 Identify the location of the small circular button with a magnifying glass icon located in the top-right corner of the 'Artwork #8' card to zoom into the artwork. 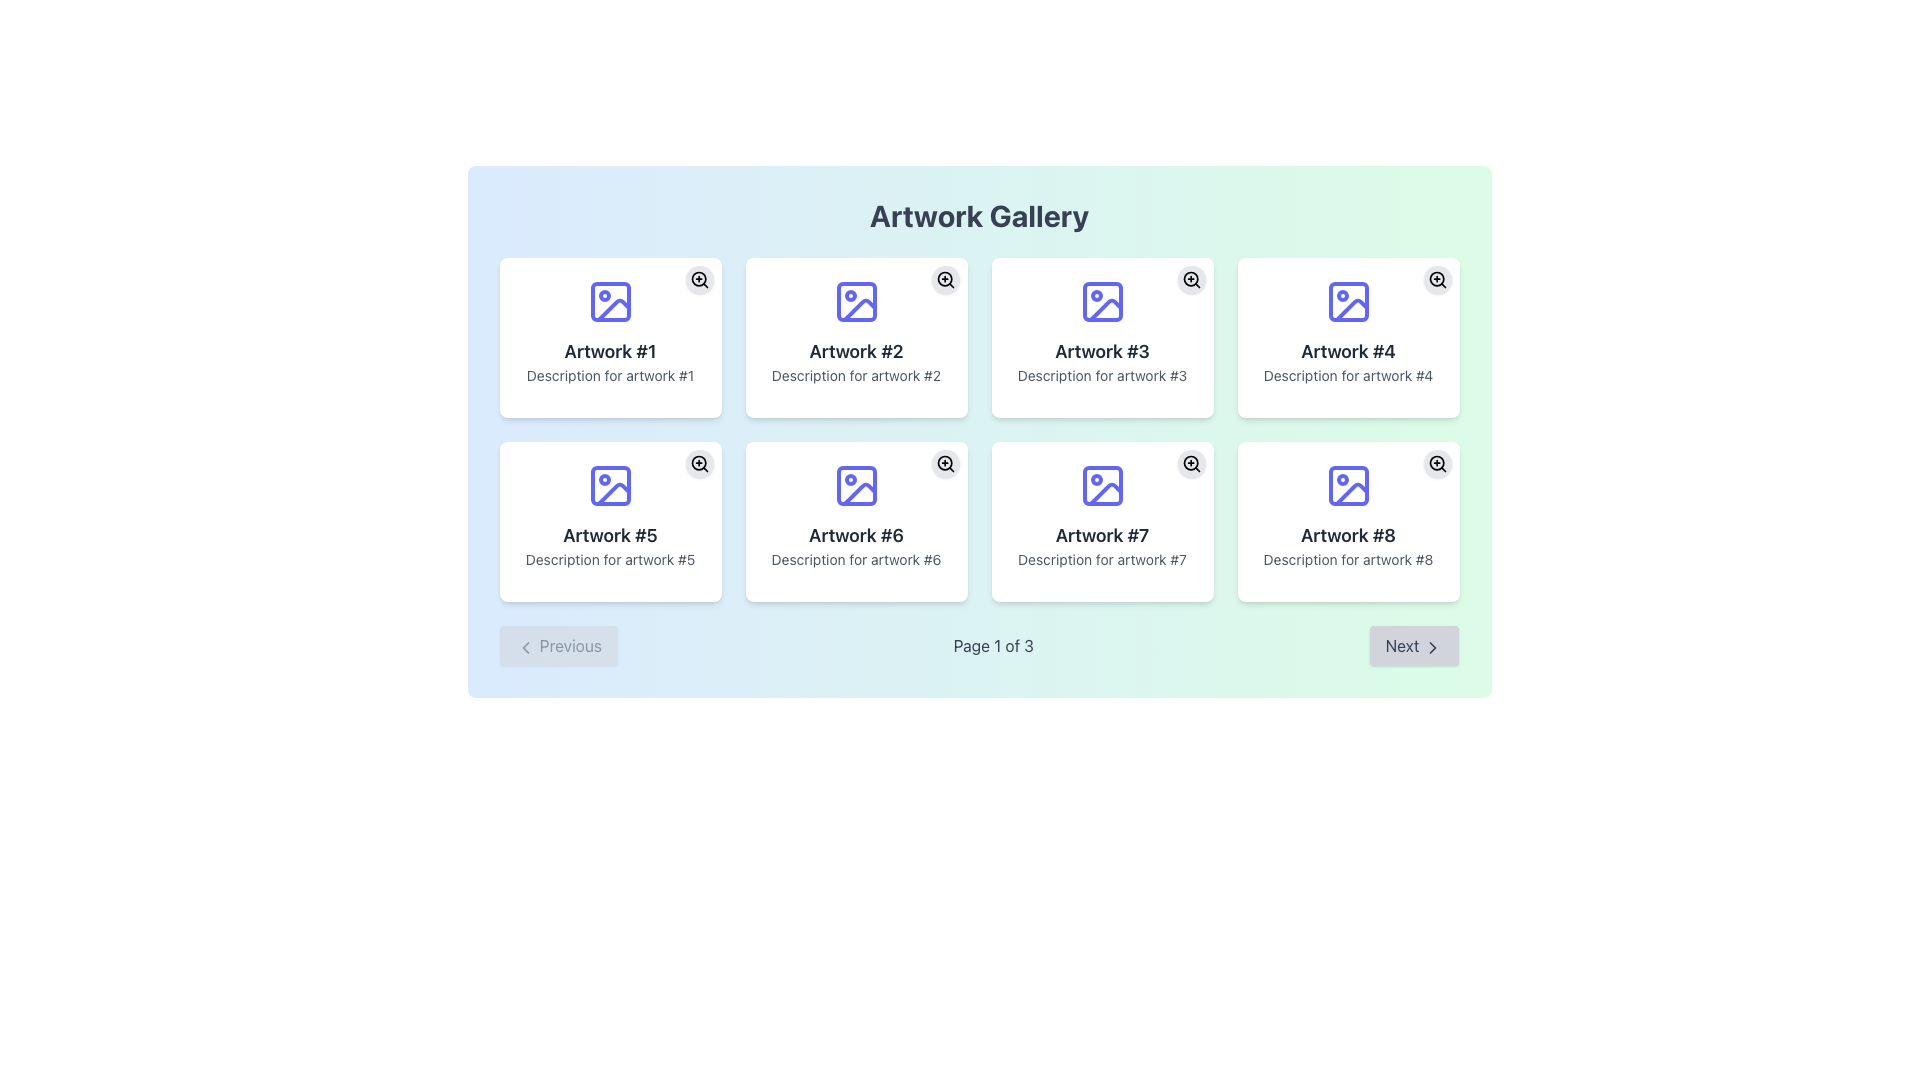
(1436, 463).